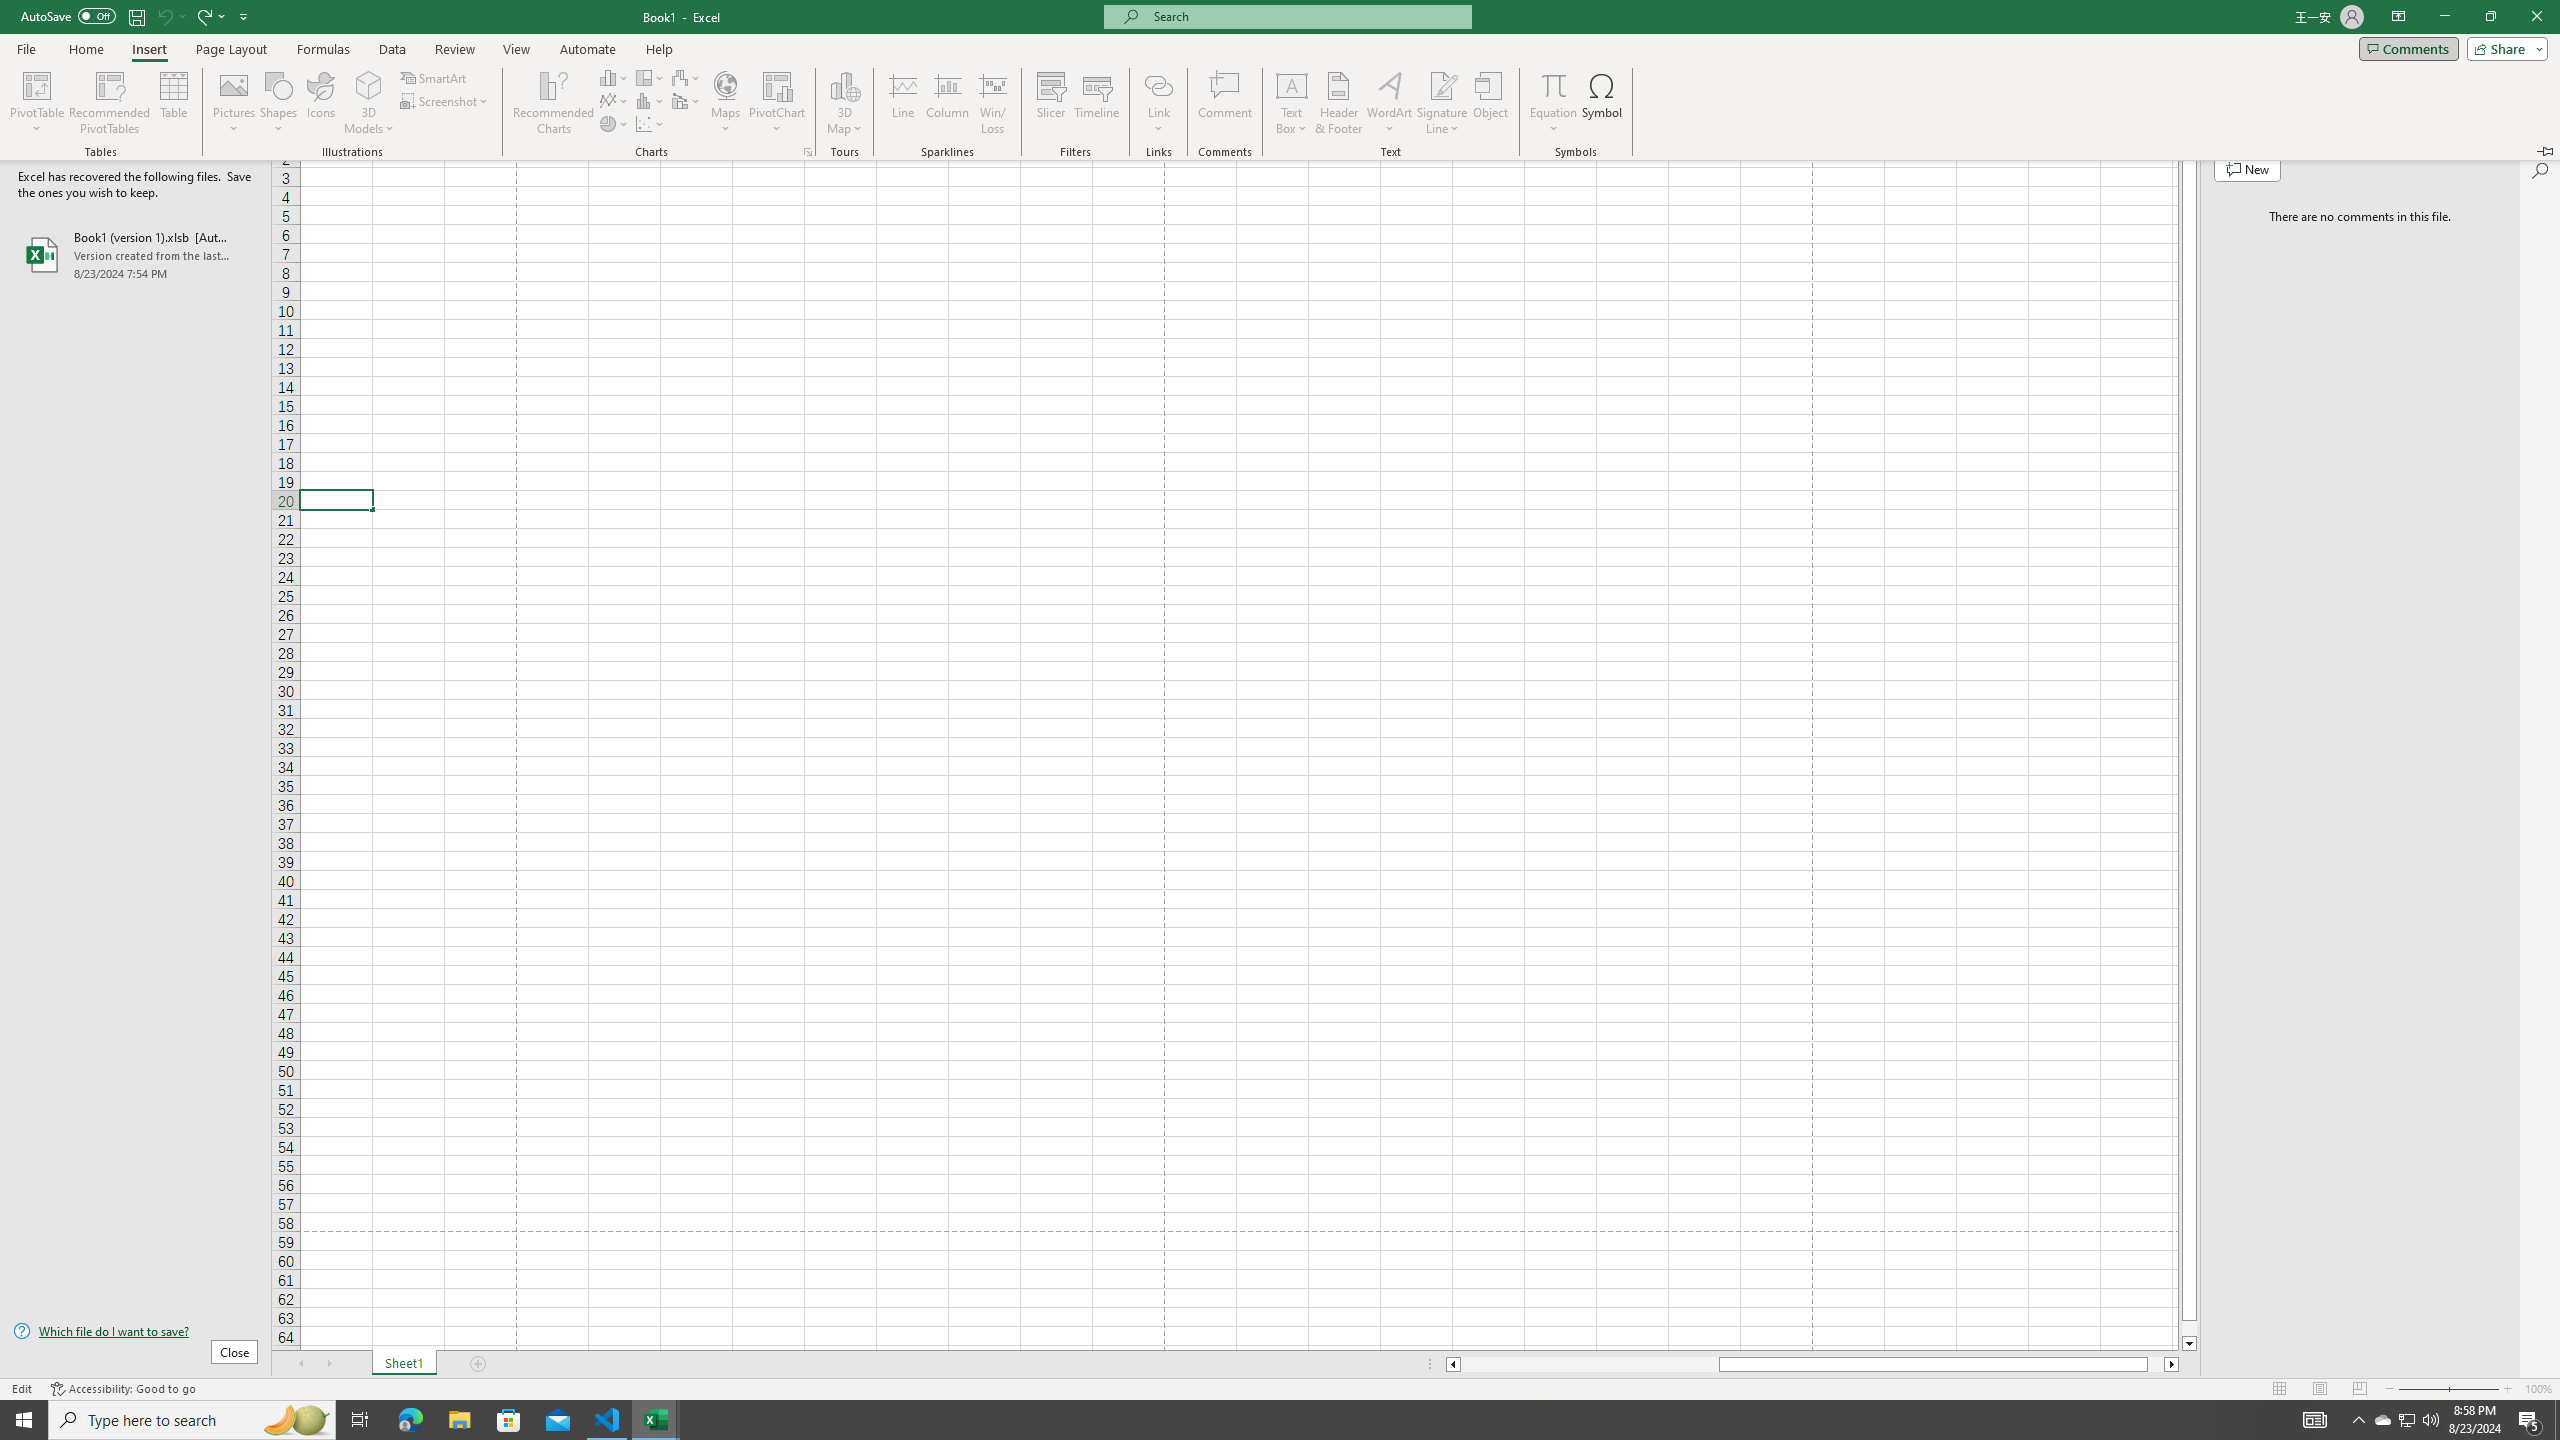 This screenshot has height=1440, width=2560. I want to click on 'Notification Chevron', so click(2359, 1418).